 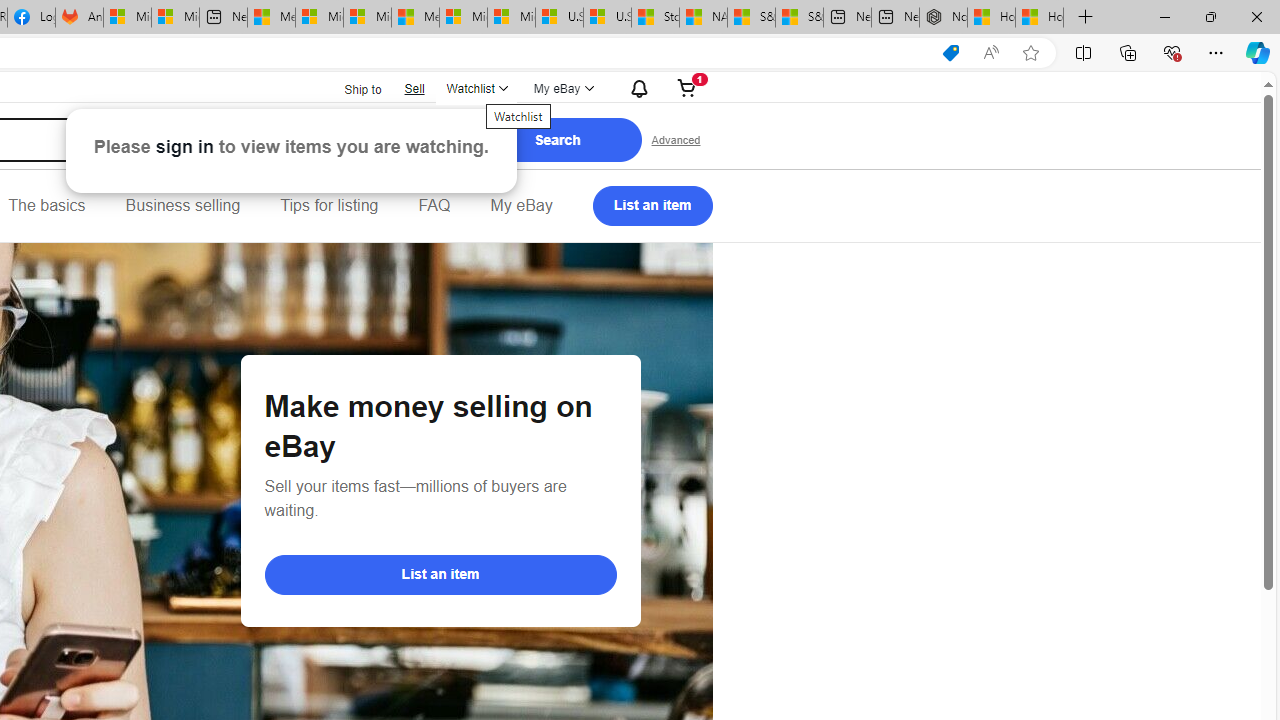 What do you see at coordinates (521, 205) in the screenshot?
I see `'My eBay'` at bounding box center [521, 205].